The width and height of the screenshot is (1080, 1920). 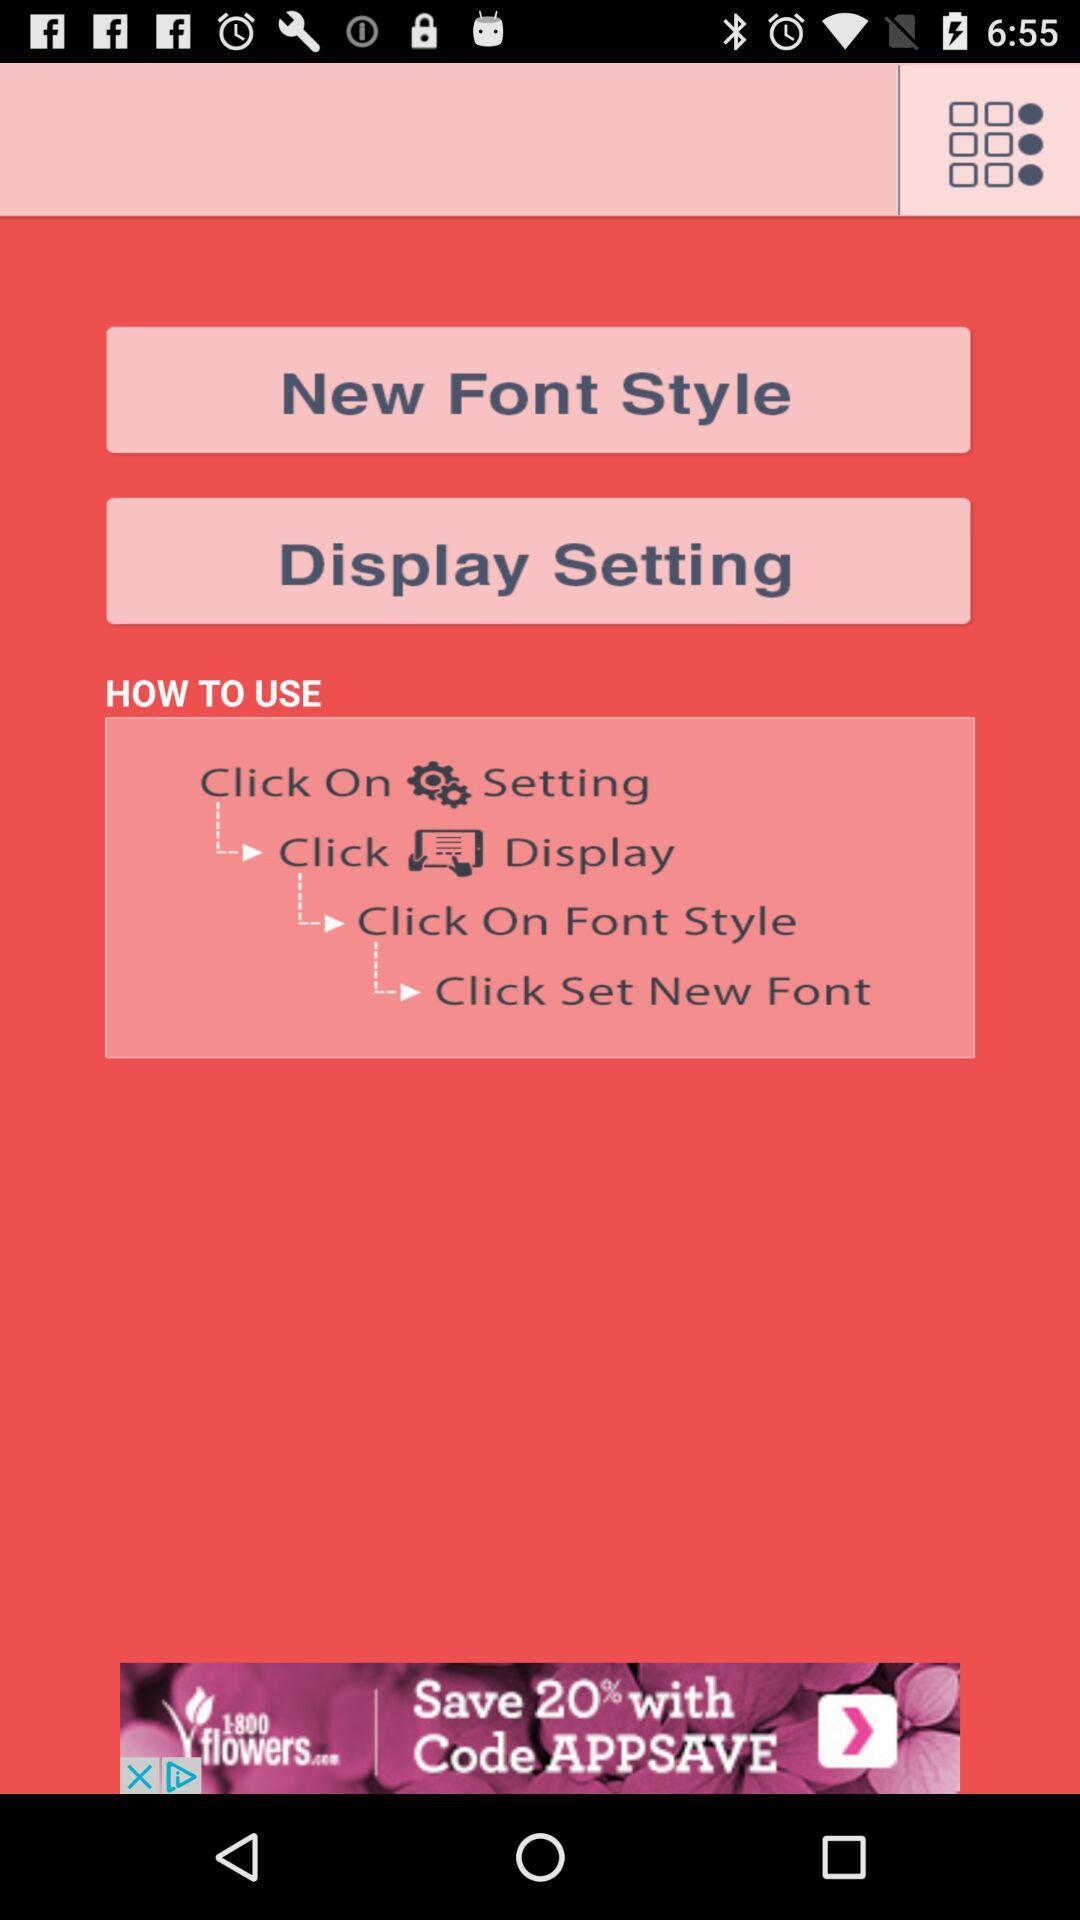 What do you see at coordinates (540, 1727) in the screenshot?
I see `advertisement` at bounding box center [540, 1727].